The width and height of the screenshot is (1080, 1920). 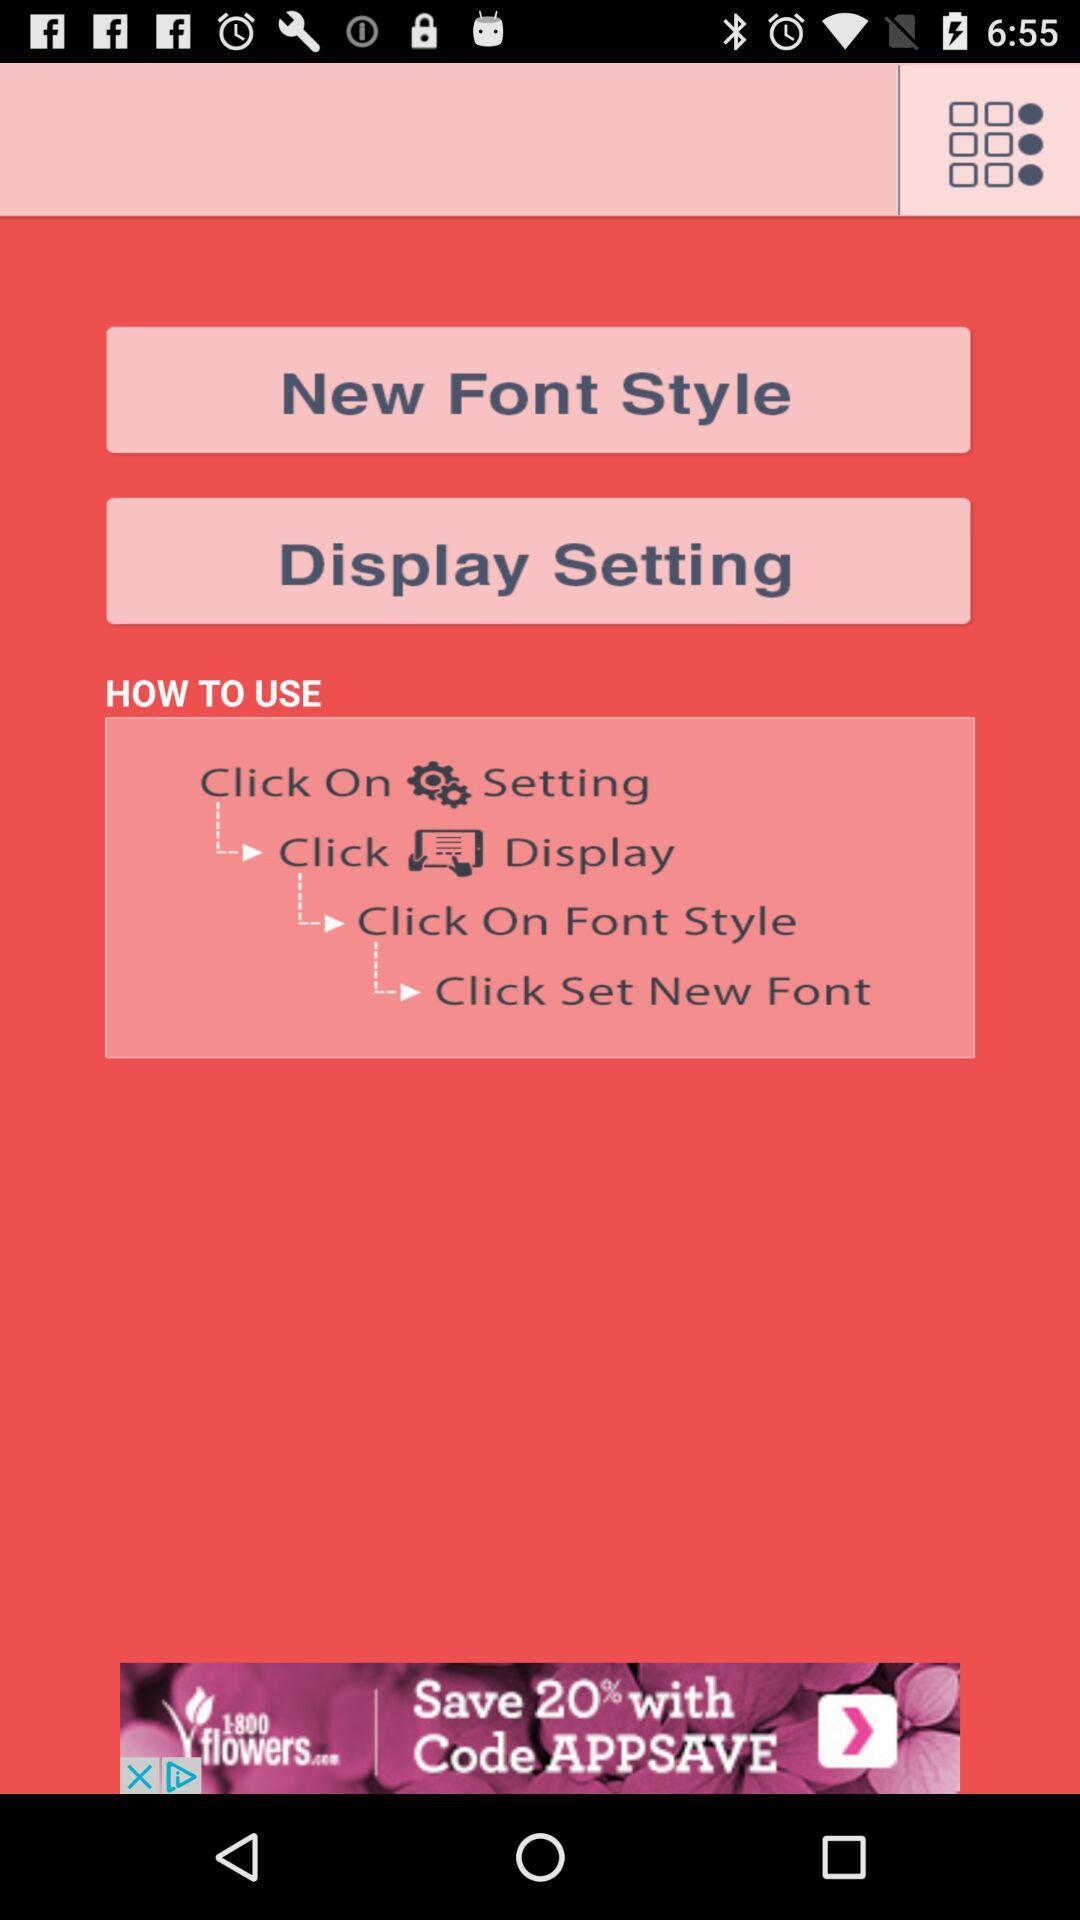 What do you see at coordinates (540, 1727) in the screenshot?
I see `advertisement` at bounding box center [540, 1727].